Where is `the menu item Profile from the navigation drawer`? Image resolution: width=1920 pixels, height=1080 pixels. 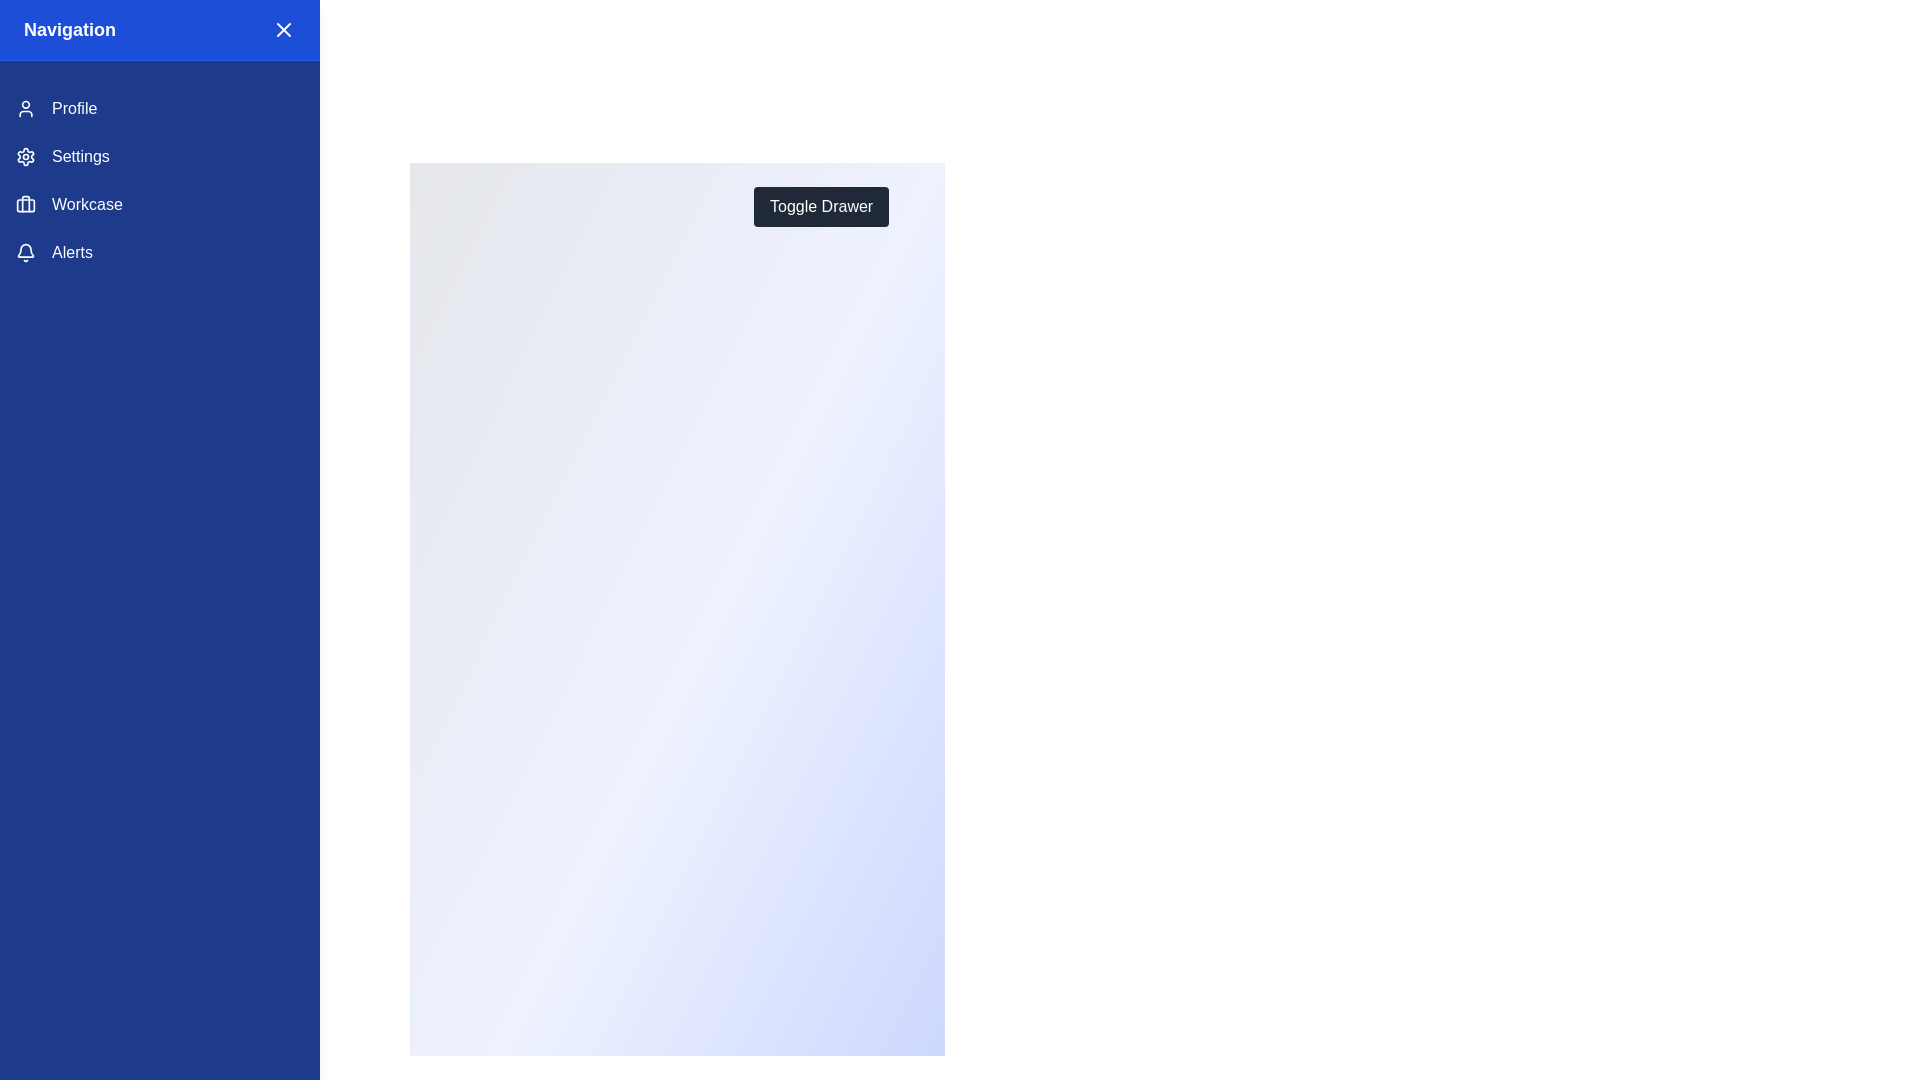 the menu item Profile from the navigation drawer is located at coordinates (158, 108).